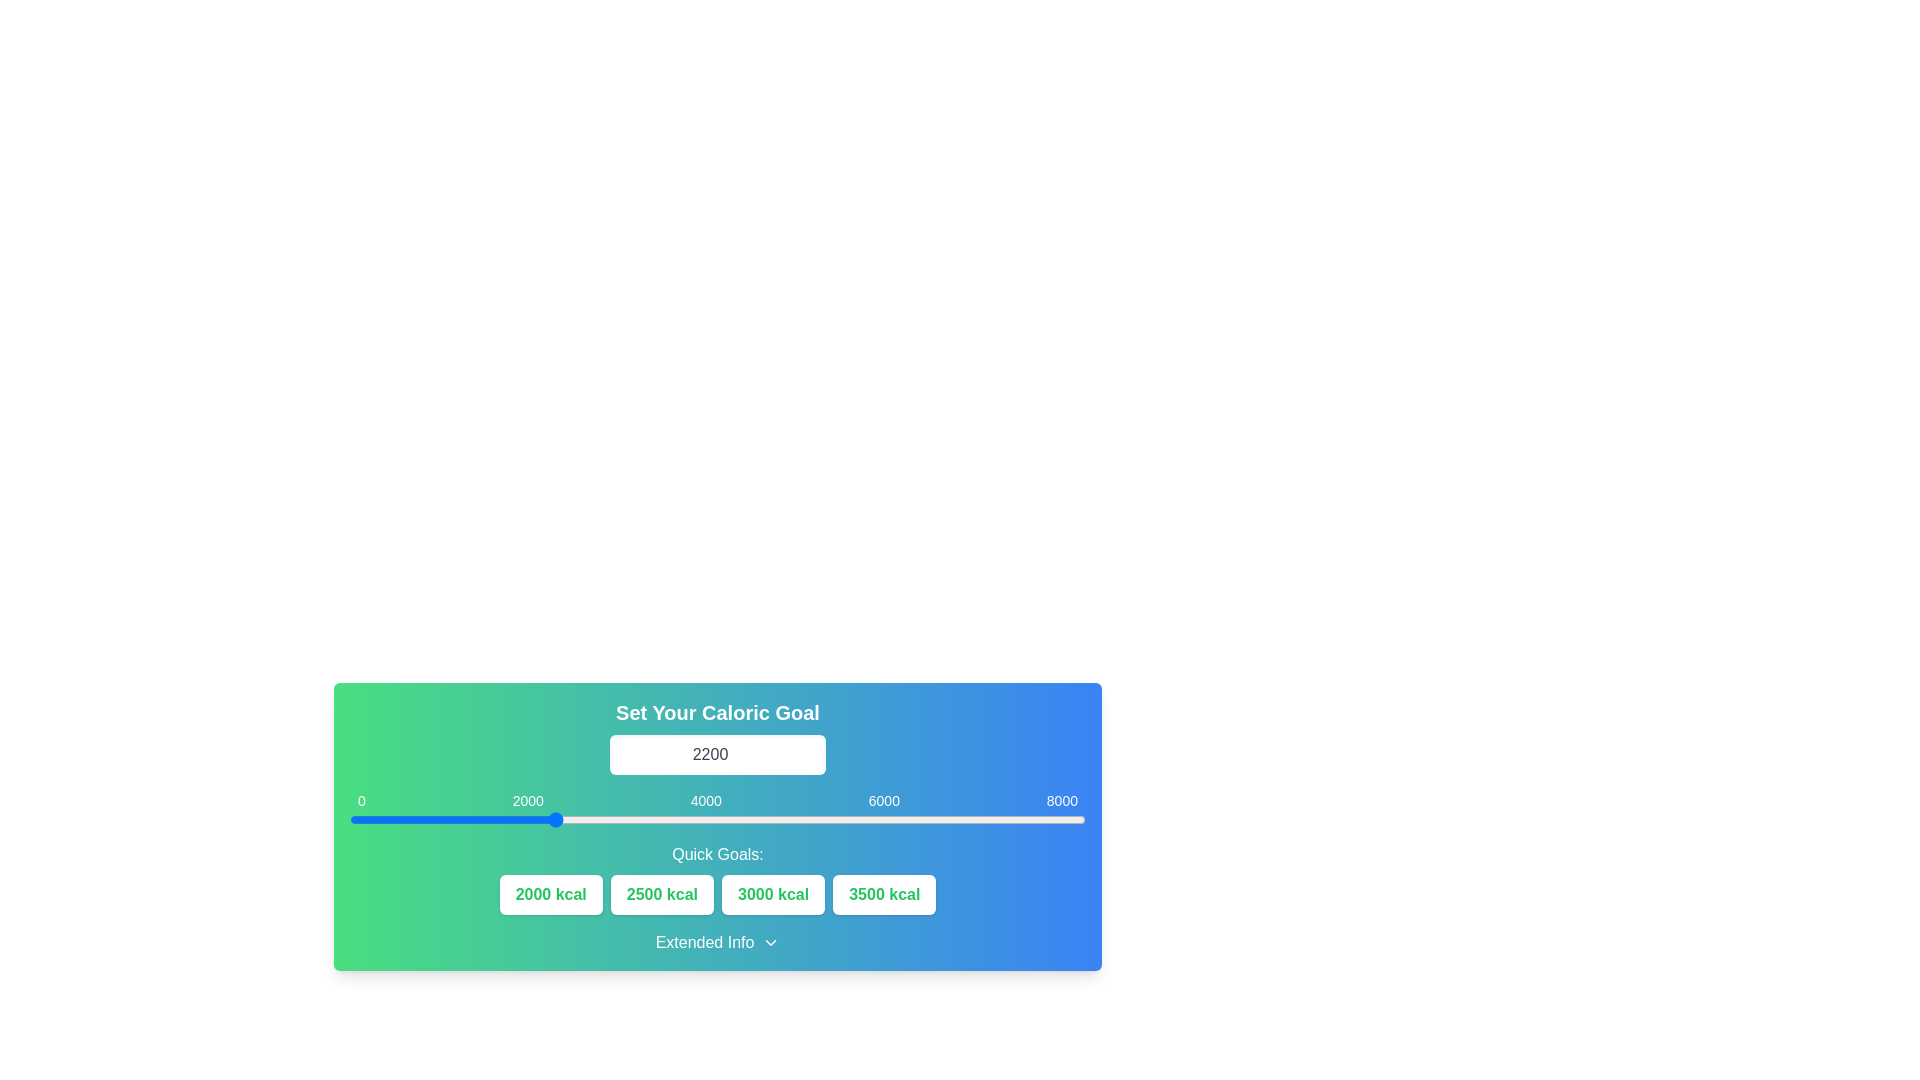  Describe the element at coordinates (662, 893) in the screenshot. I see `the '2500 kcal' button, which is the second button in a row of four, to set the caloric goal to 2500 kcal` at that location.